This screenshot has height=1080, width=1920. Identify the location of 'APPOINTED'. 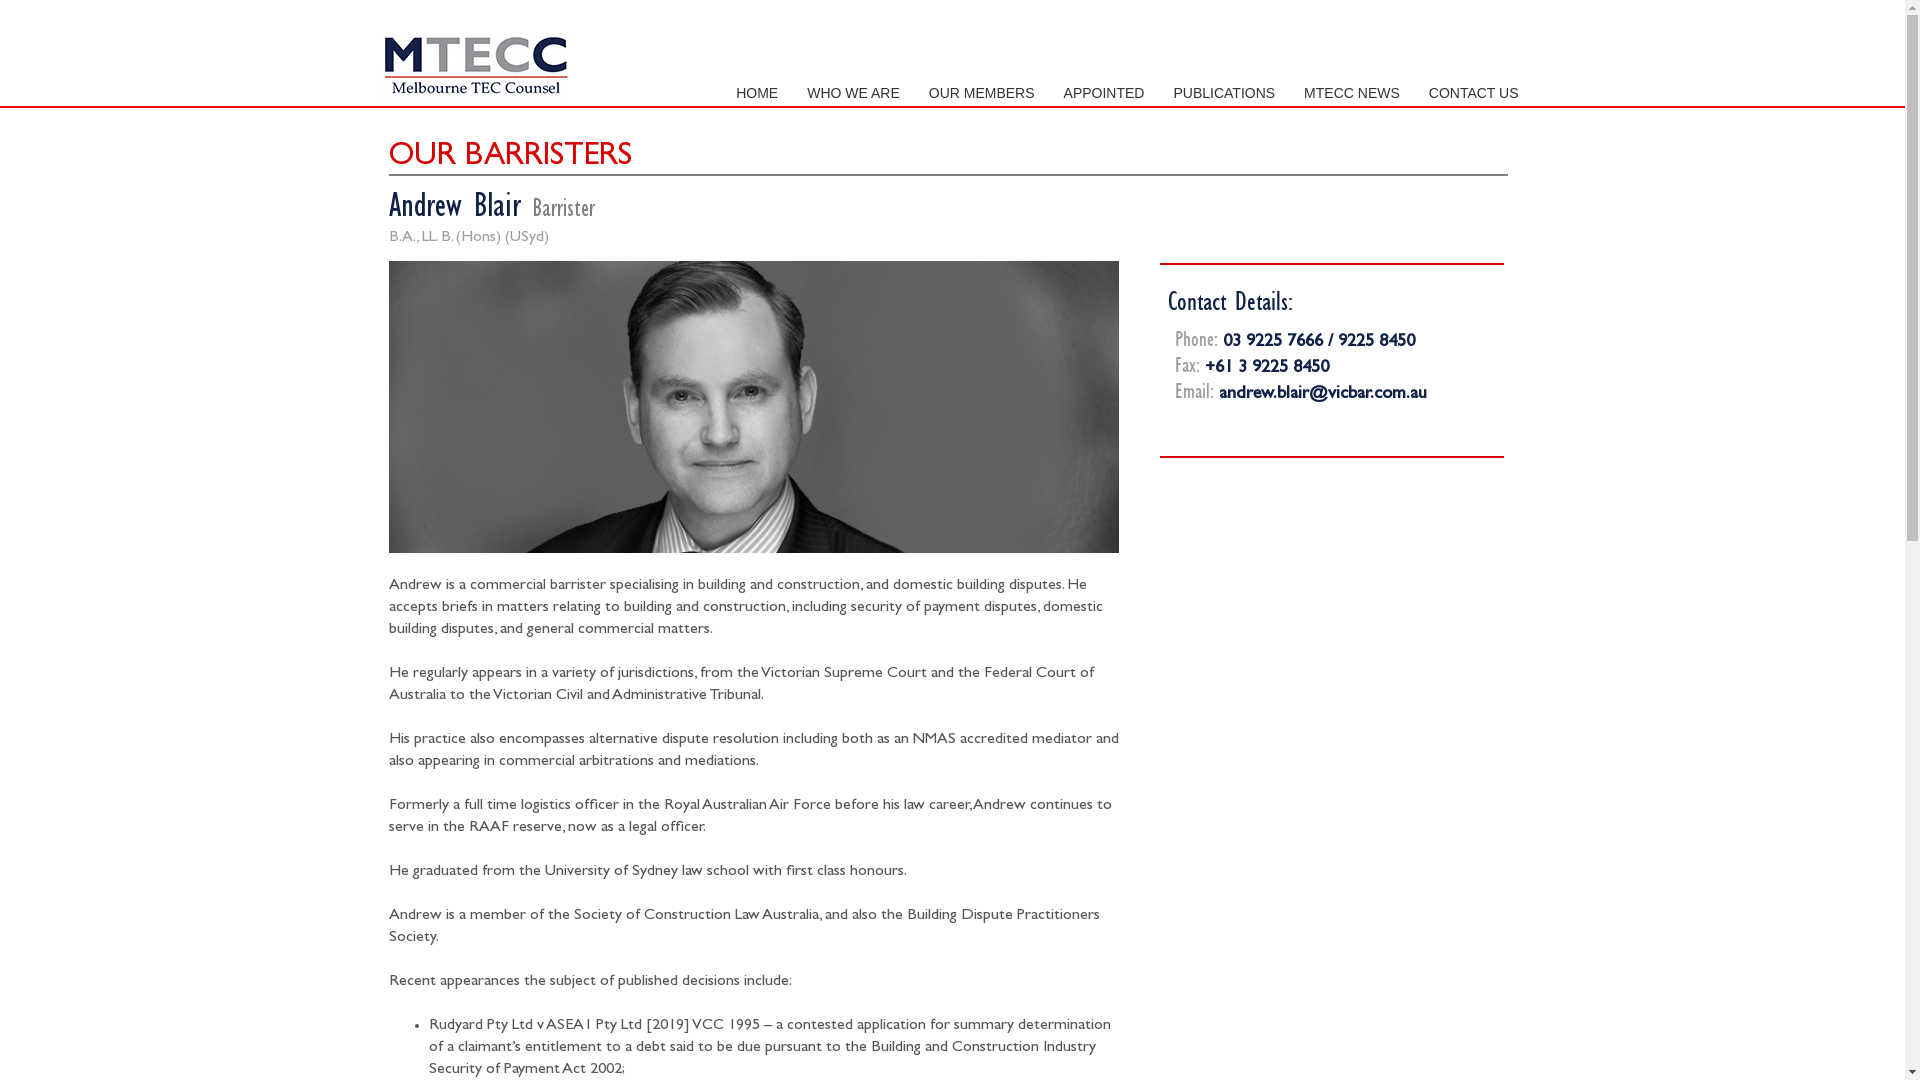
(1103, 92).